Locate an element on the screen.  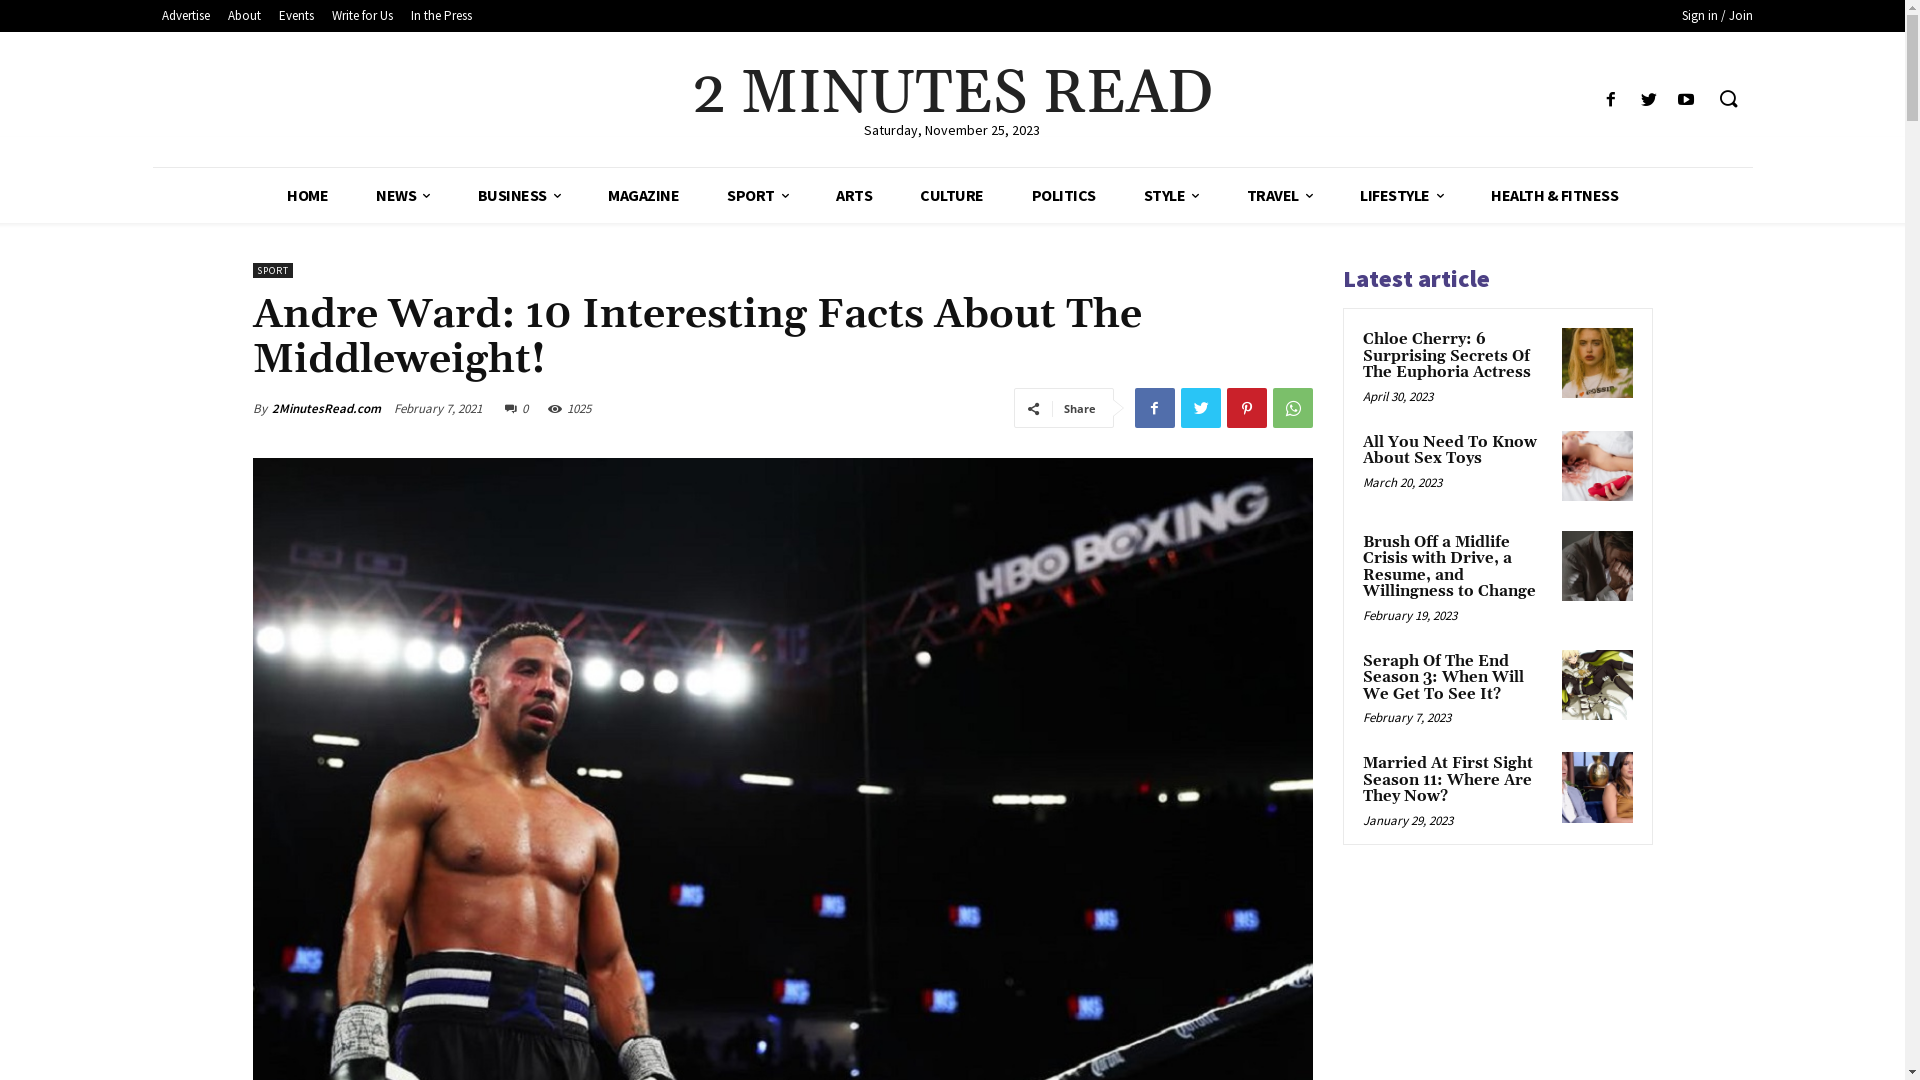
'Chloe Cherry: 6 Surprising Secrets Of The Euphoria Actress' is located at coordinates (1596, 362).